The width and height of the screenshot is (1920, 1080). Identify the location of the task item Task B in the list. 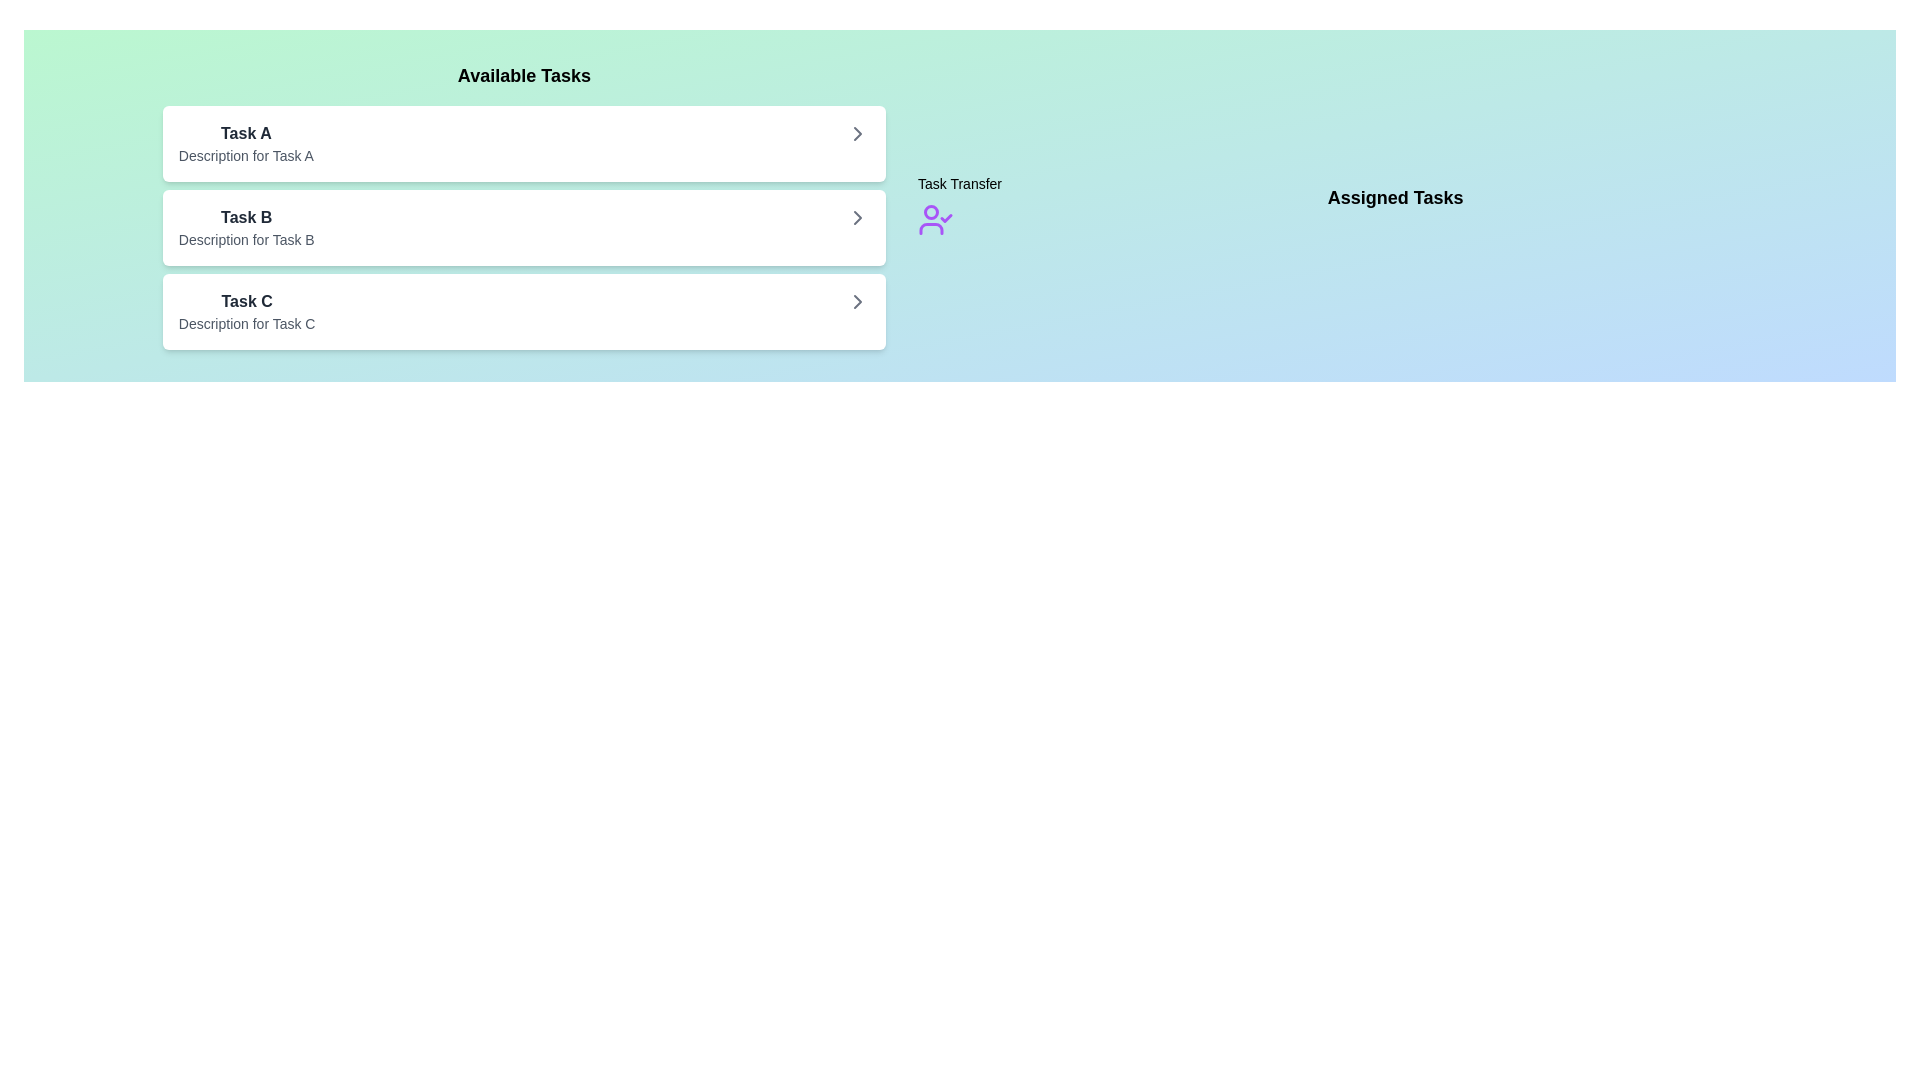
(524, 226).